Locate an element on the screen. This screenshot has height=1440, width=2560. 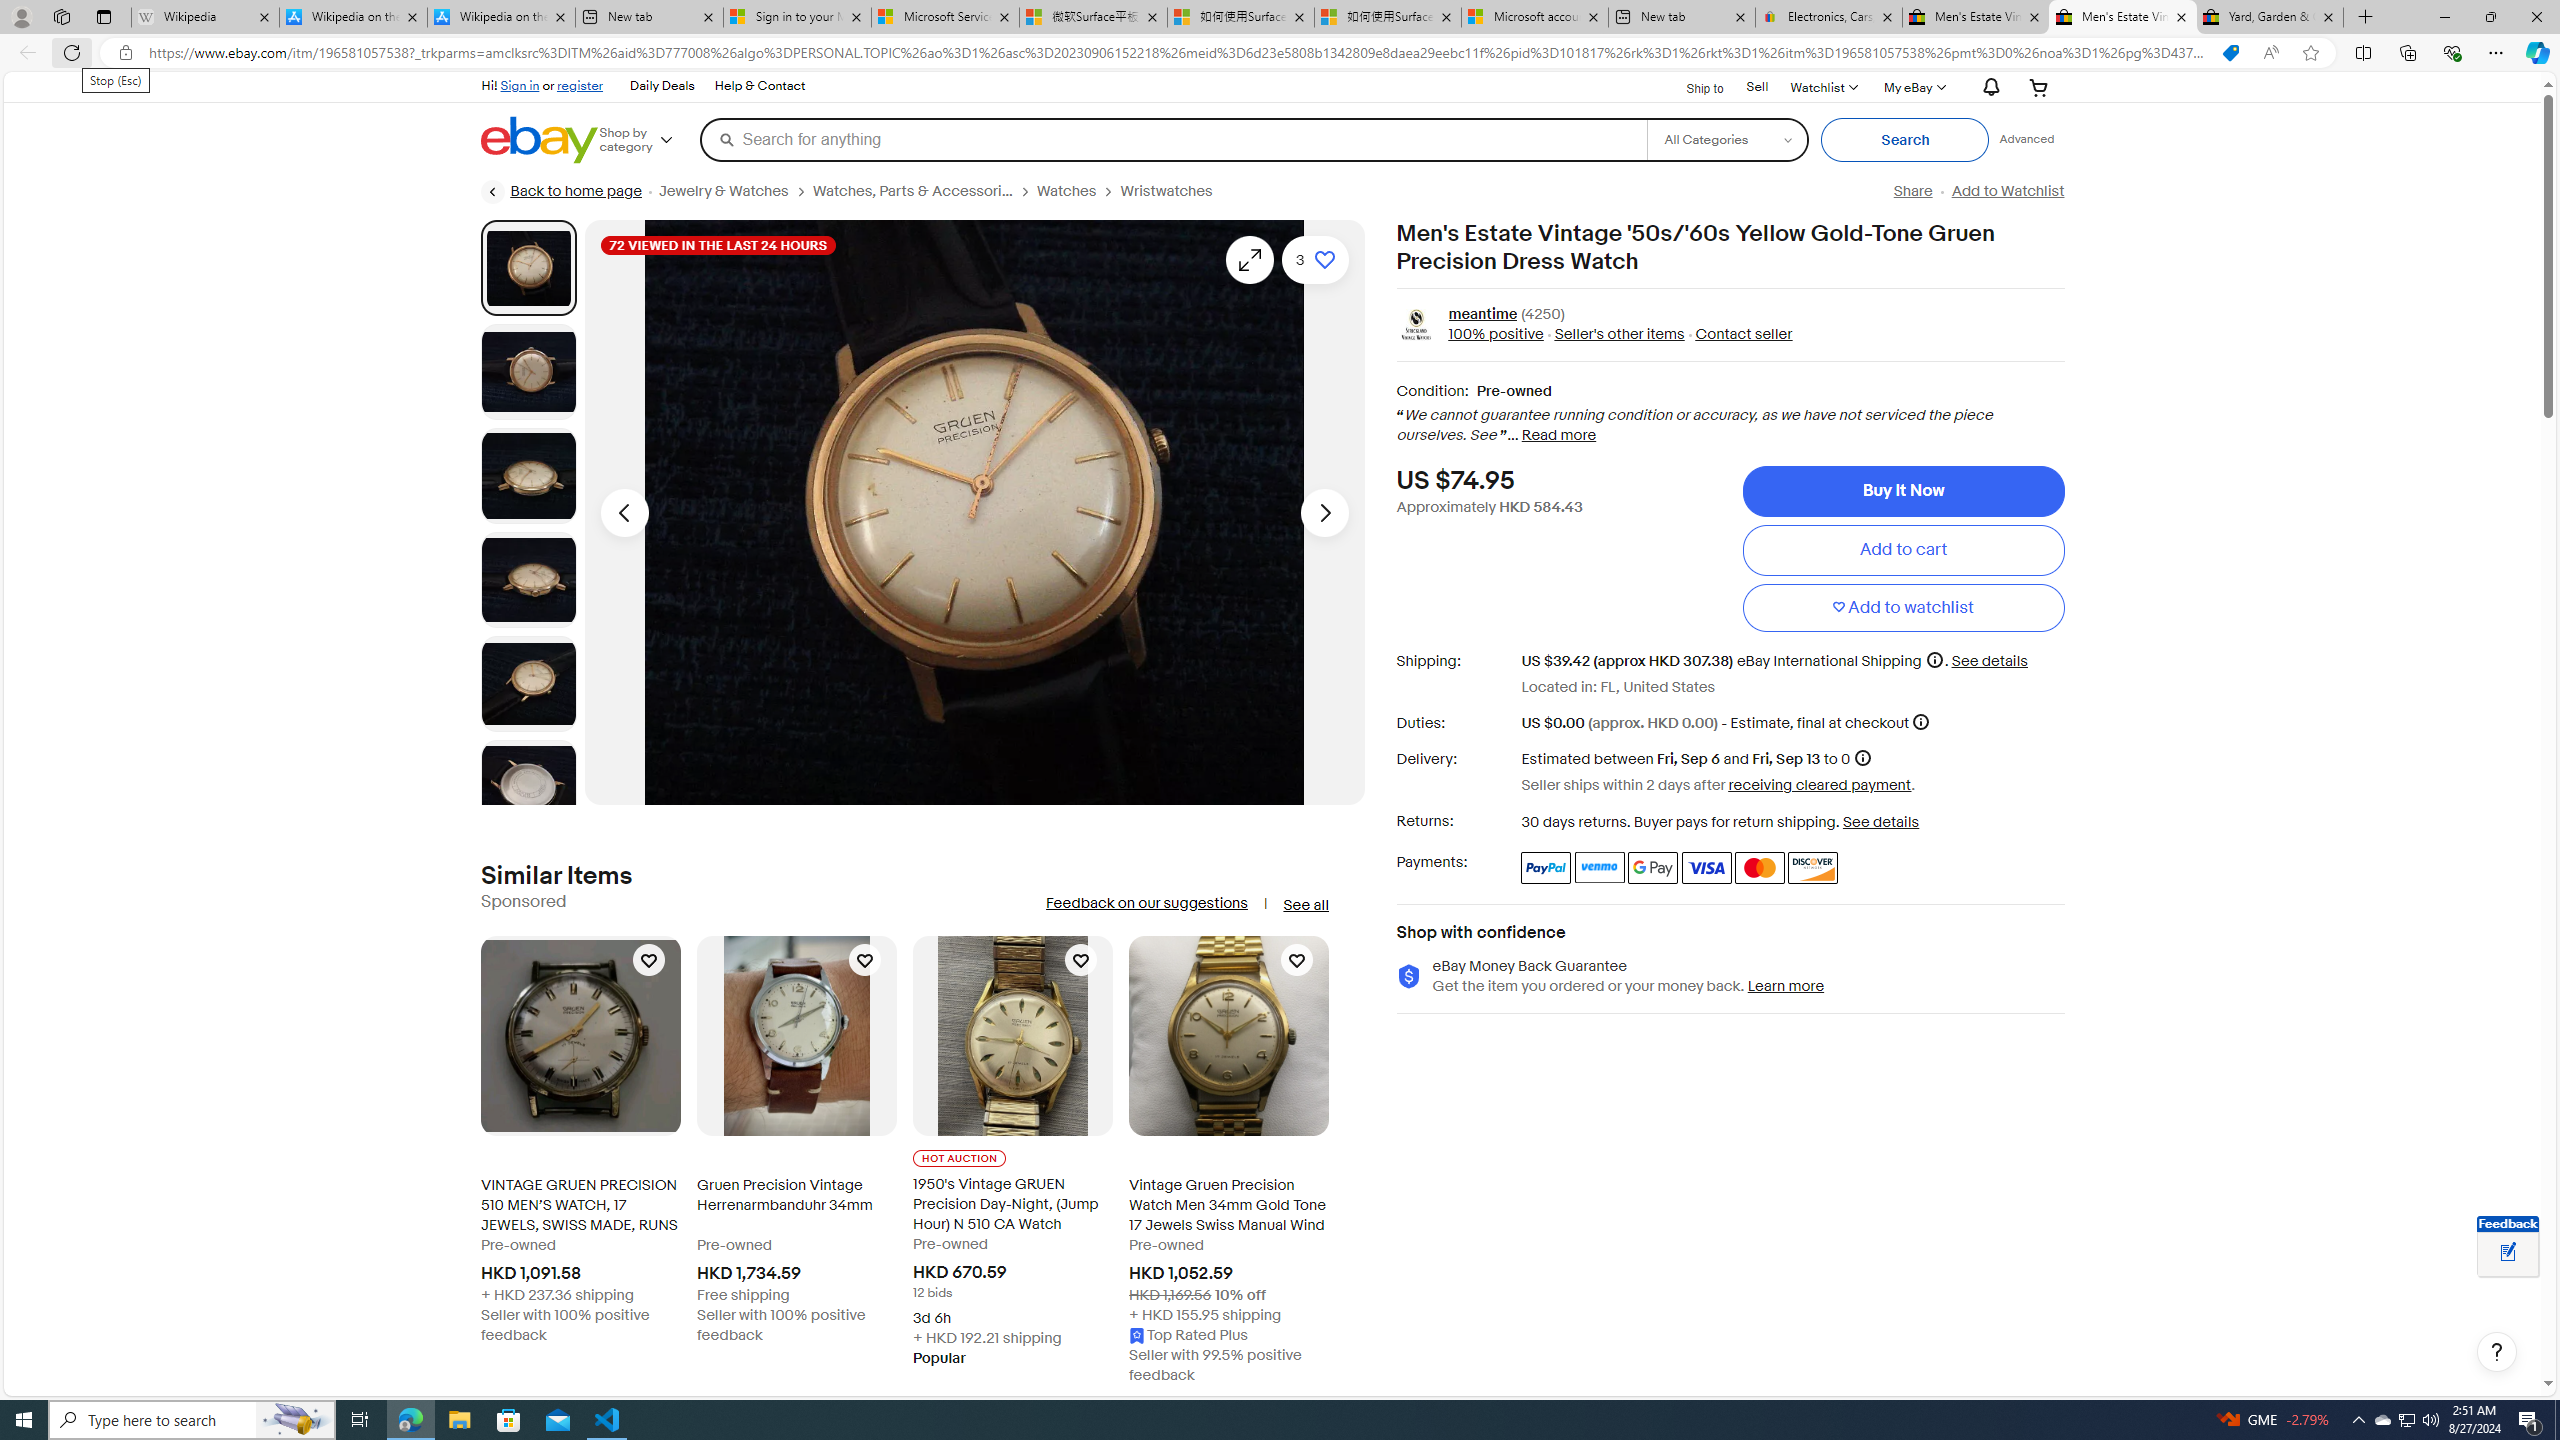
'Microsoft Services Agreement' is located at coordinates (945, 16).